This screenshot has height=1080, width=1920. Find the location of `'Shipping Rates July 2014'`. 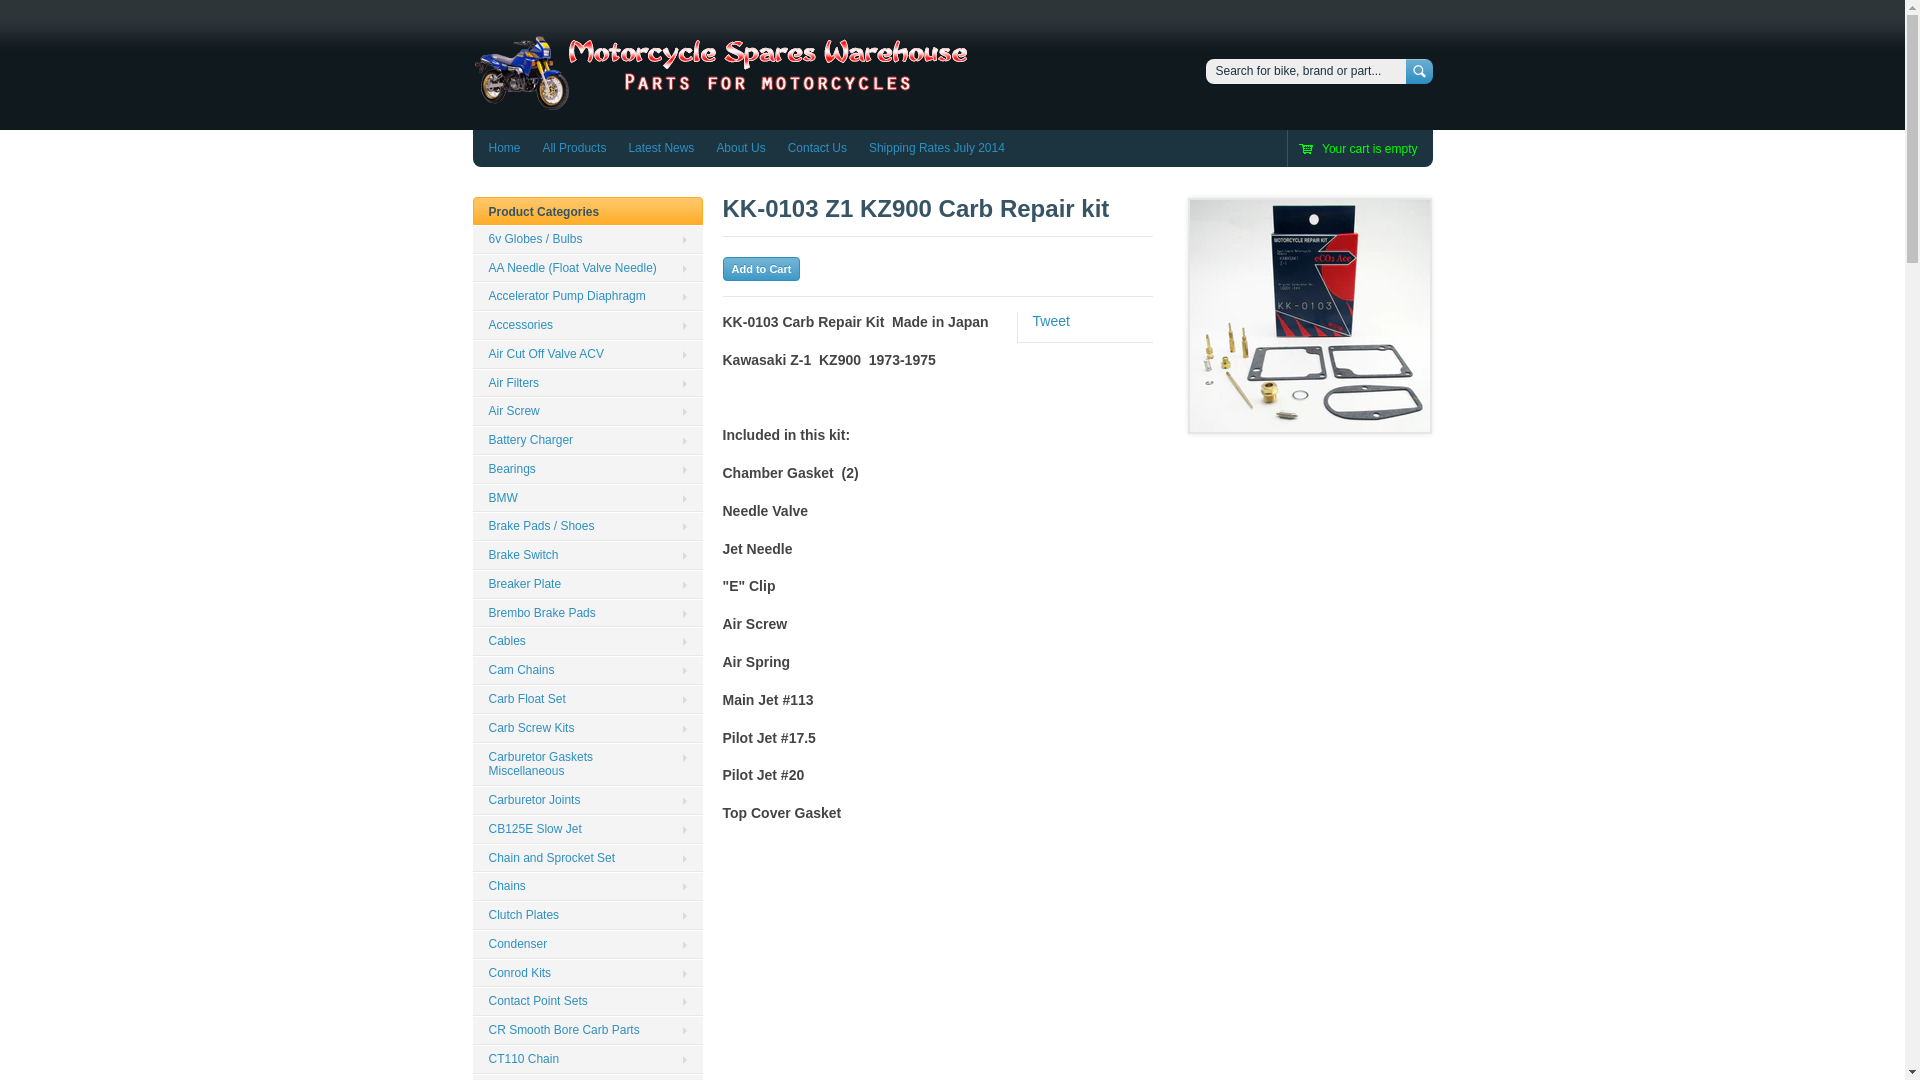

'Shipping Rates July 2014' is located at coordinates (935, 147).